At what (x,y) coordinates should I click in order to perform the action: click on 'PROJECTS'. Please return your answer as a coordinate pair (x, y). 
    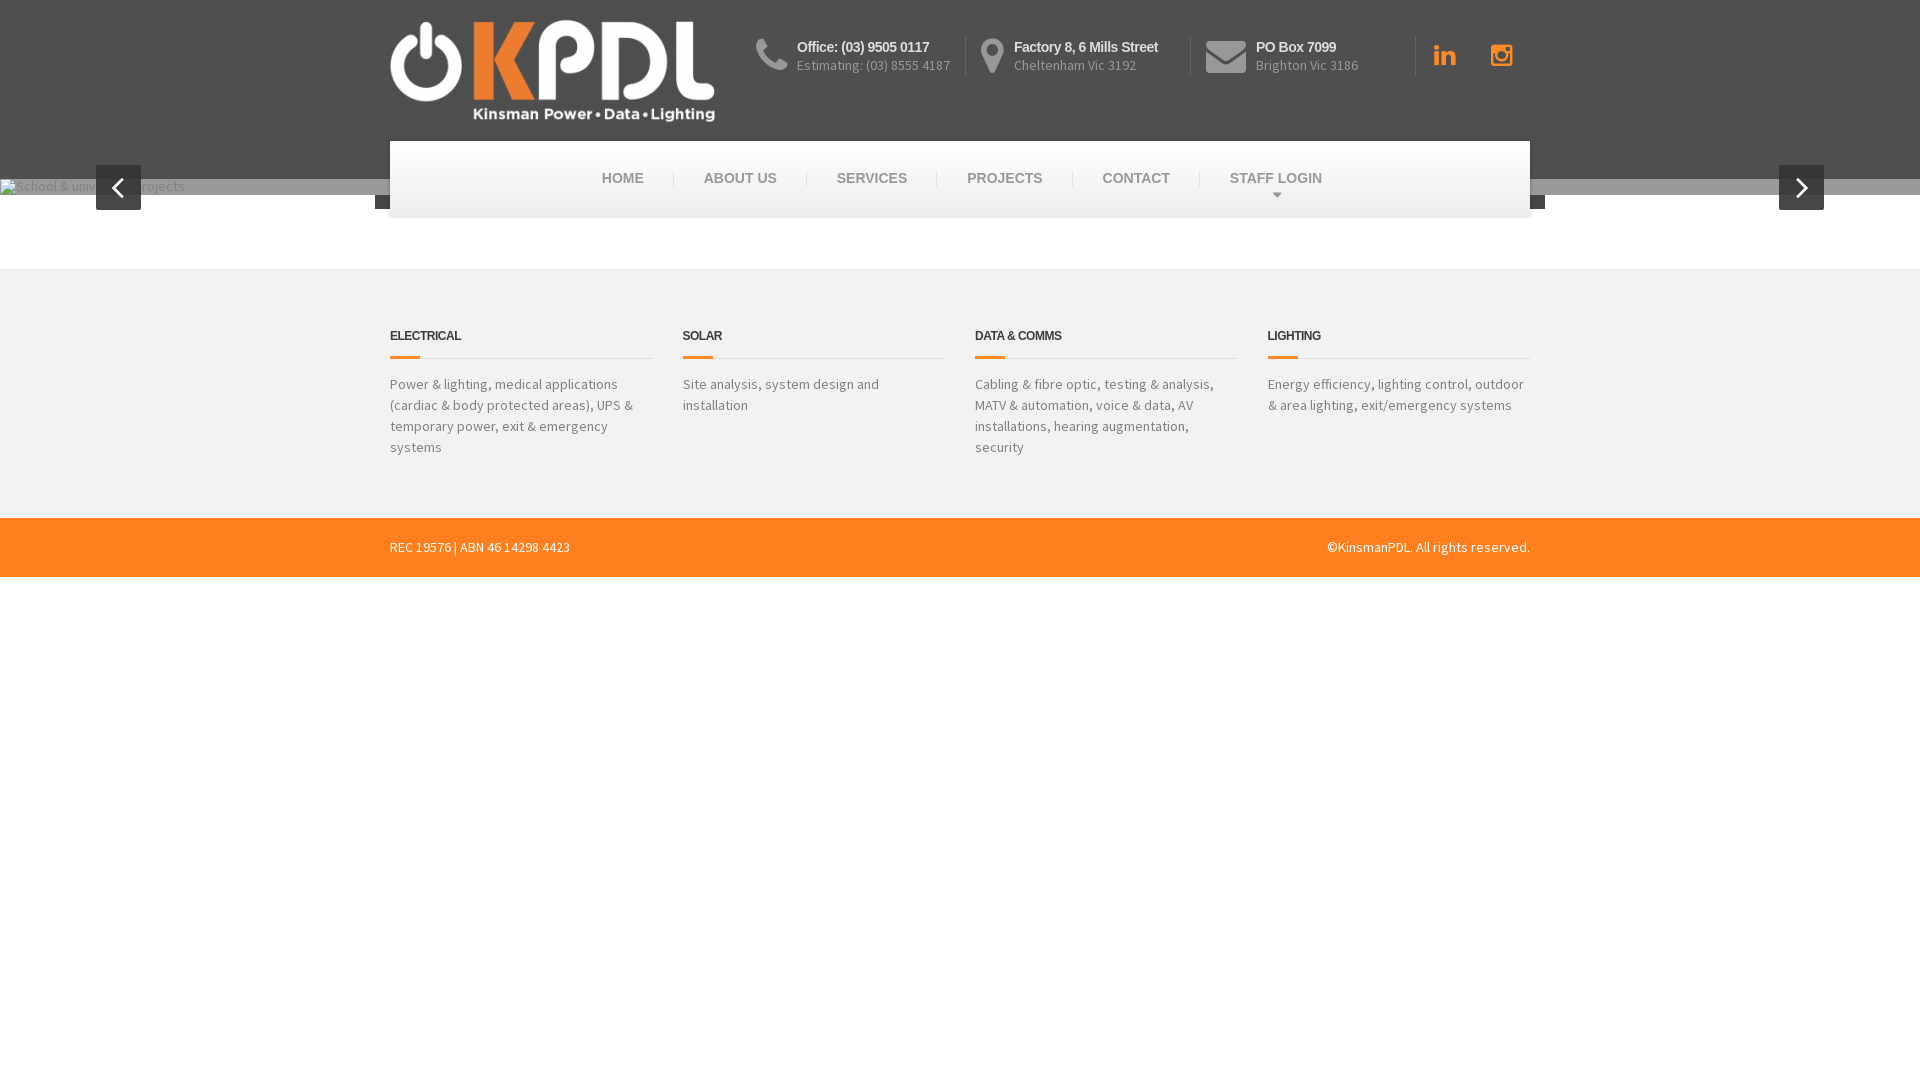
    Looking at the image, I should click on (1004, 177).